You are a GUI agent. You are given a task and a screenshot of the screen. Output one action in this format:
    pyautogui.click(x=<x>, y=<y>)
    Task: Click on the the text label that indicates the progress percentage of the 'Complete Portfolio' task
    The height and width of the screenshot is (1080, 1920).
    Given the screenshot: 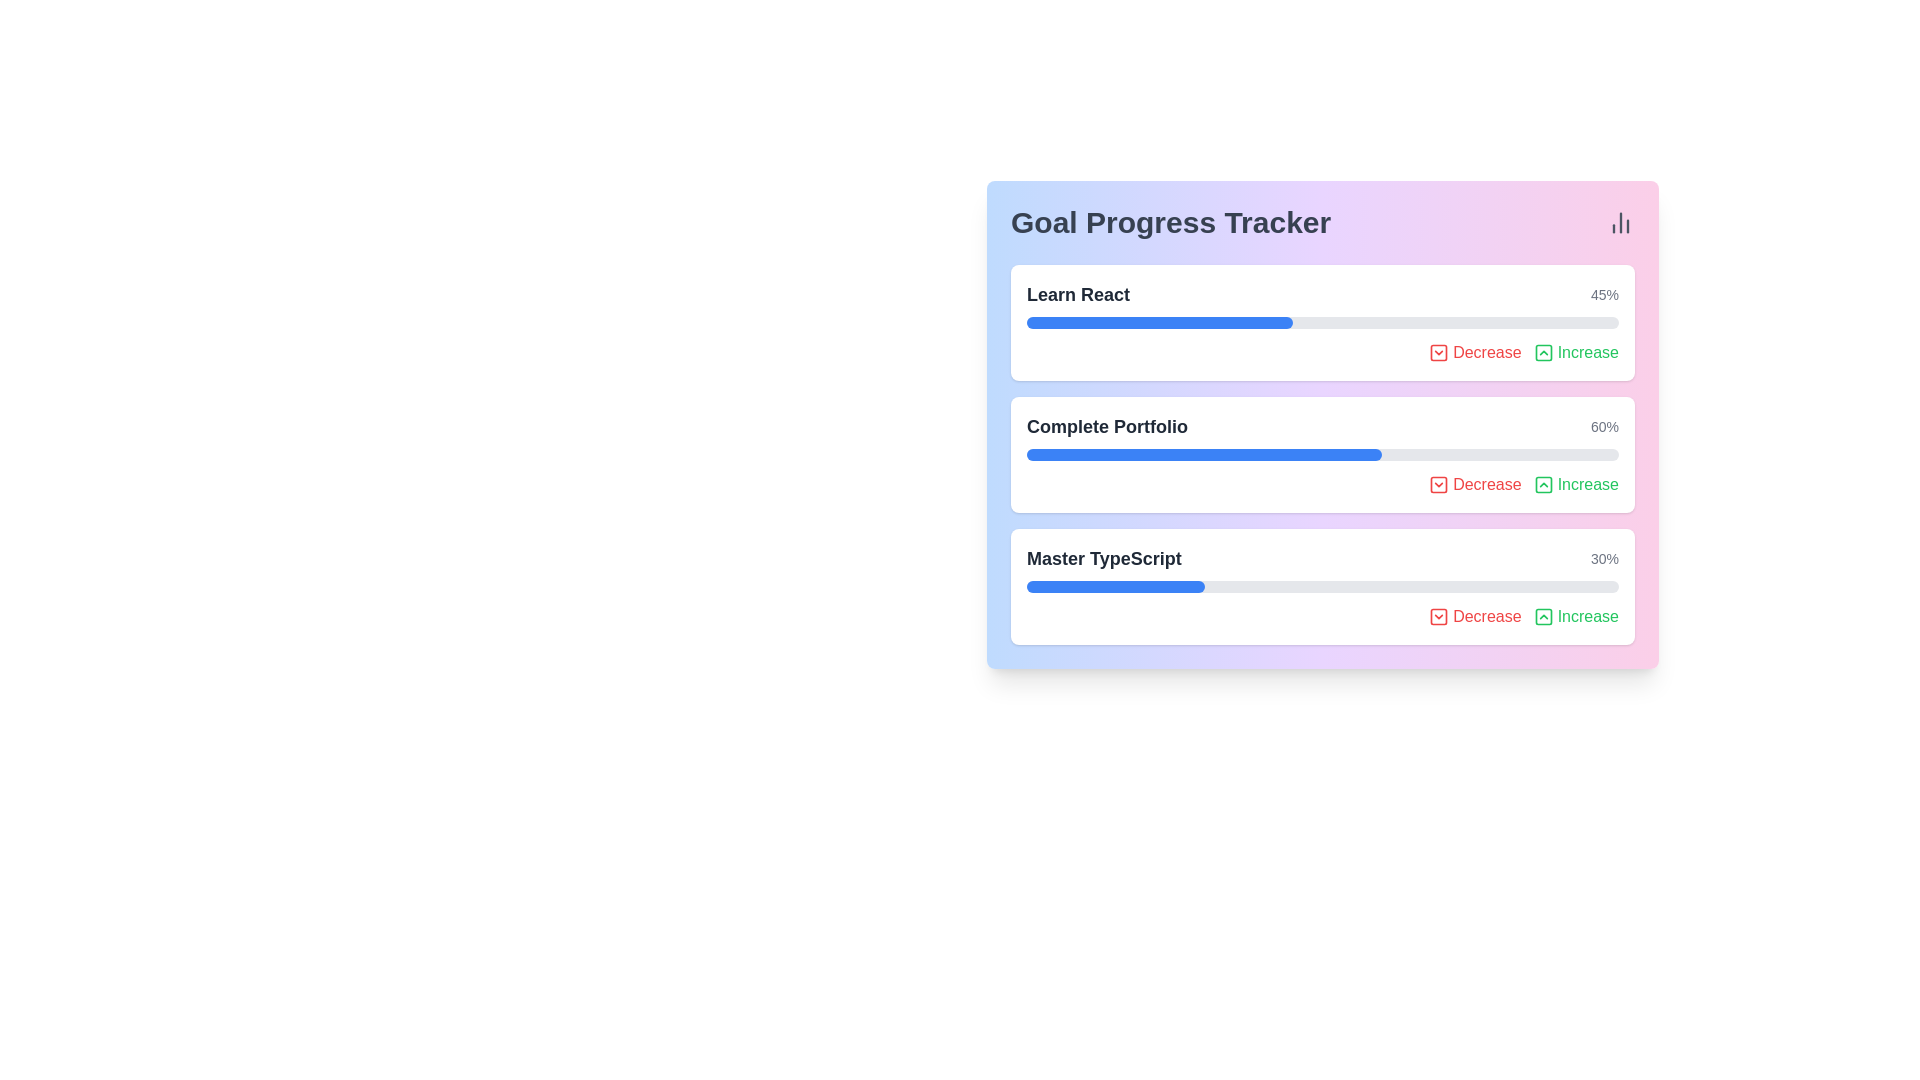 What is the action you would take?
    pyautogui.click(x=1604, y=426)
    